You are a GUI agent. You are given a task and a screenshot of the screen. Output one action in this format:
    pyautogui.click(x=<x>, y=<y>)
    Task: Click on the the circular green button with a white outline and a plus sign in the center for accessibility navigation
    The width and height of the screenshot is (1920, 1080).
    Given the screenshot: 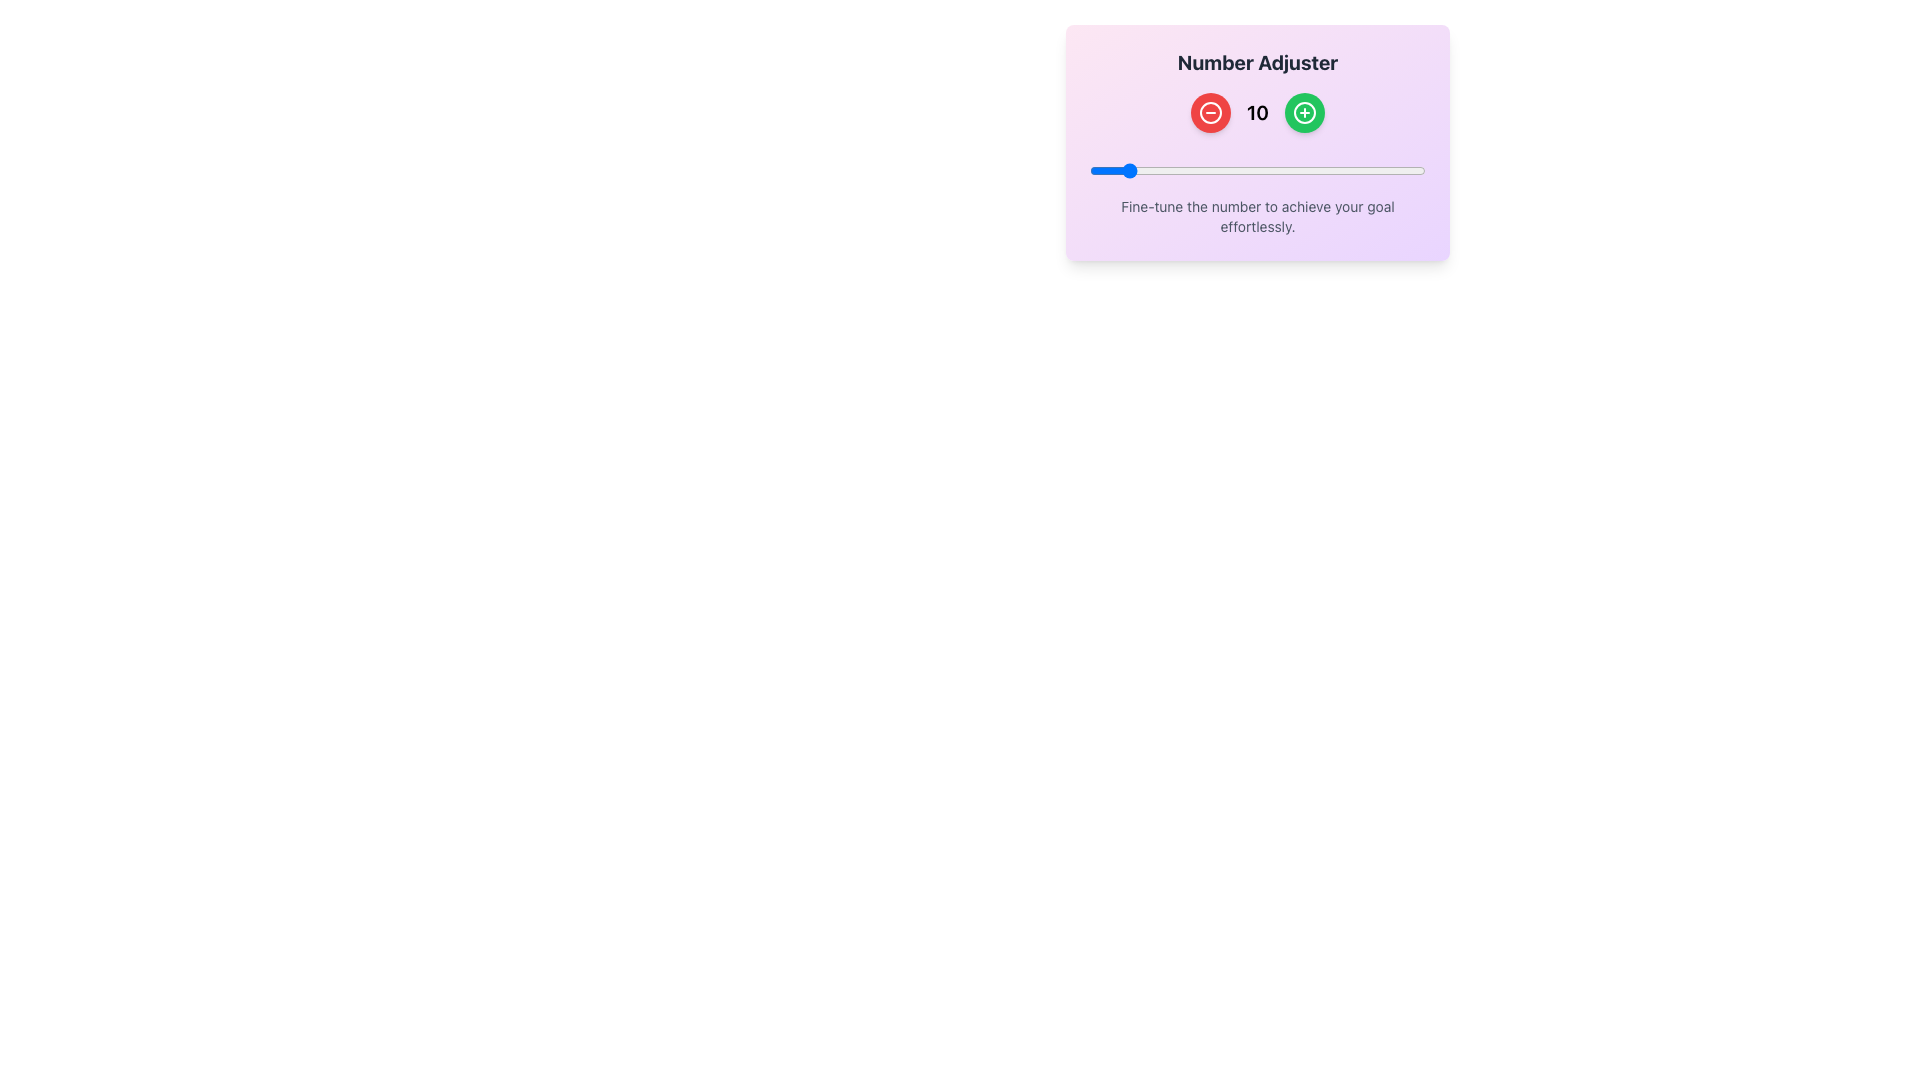 What is the action you would take?
    pyautogui.click(x=1305, y=112)
    